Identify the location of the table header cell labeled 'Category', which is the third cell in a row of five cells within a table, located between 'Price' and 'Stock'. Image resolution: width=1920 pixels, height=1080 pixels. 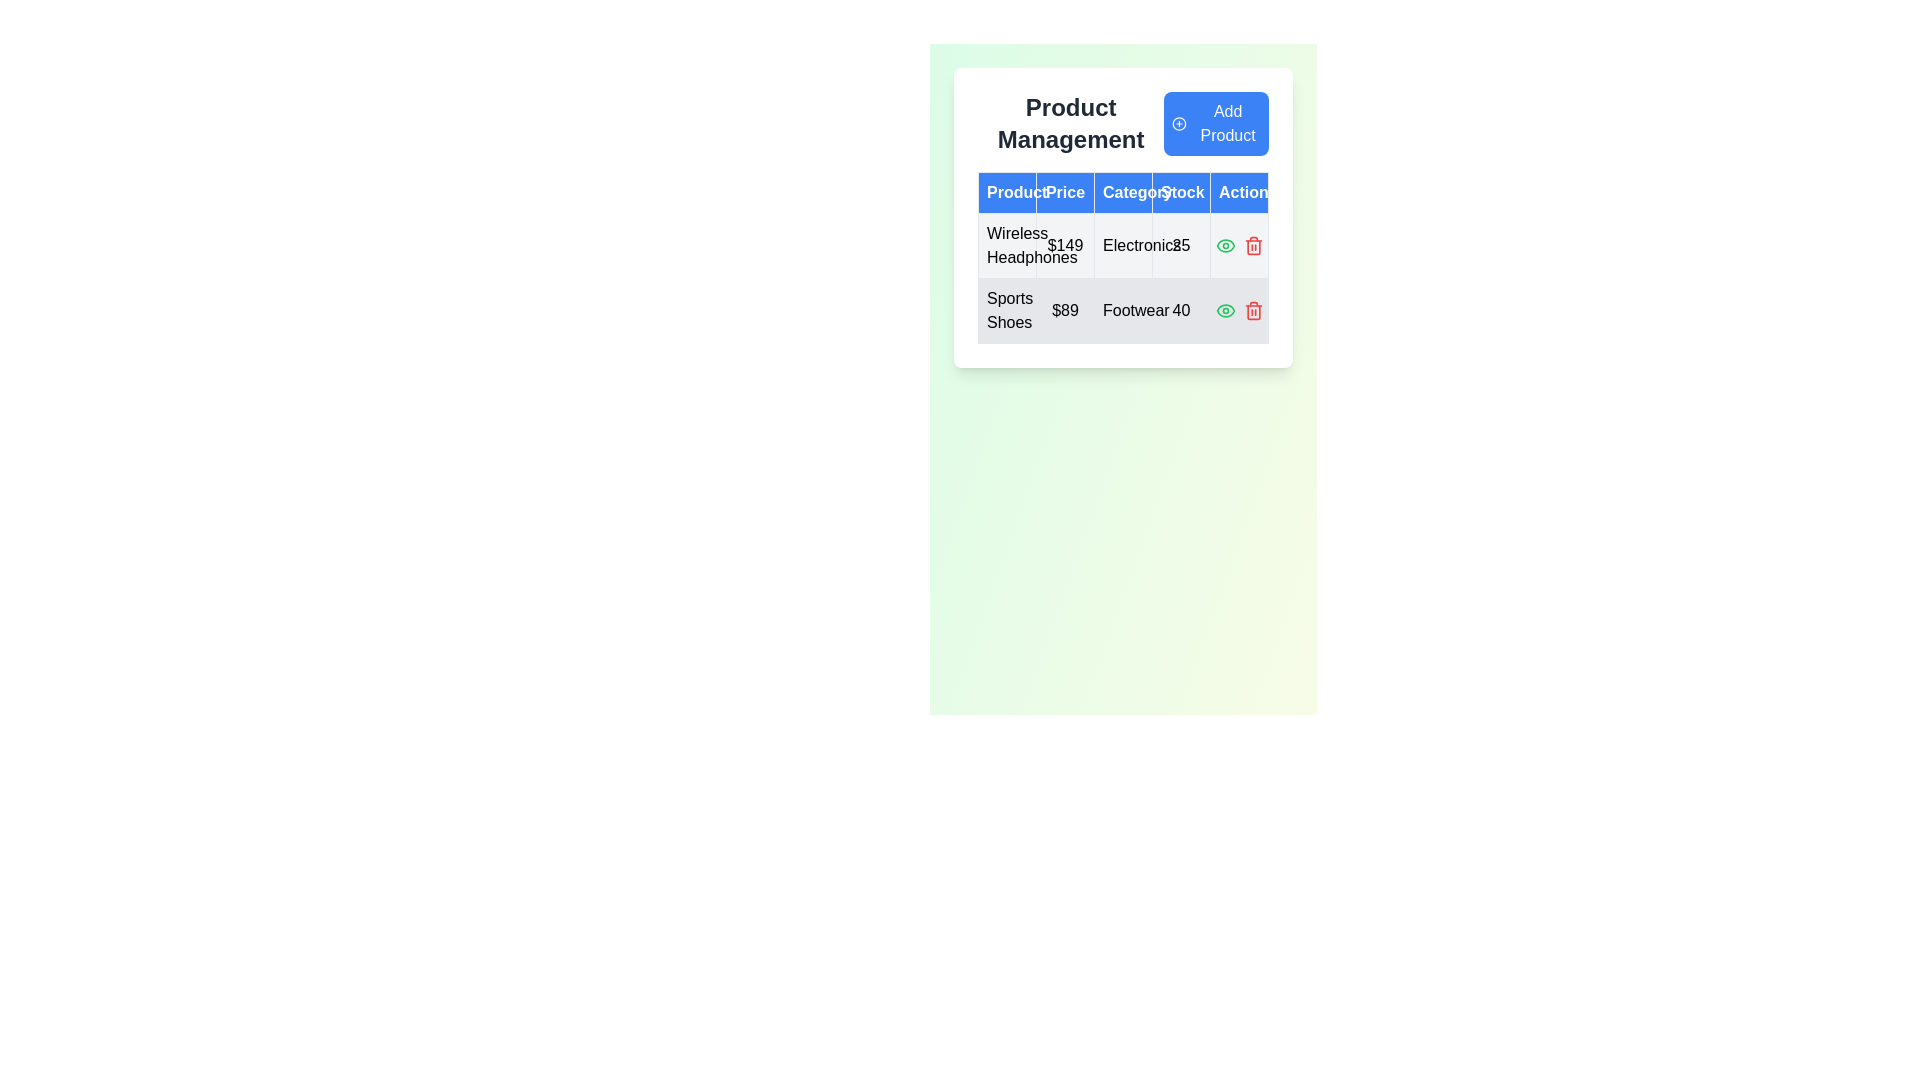
(1123, 192).